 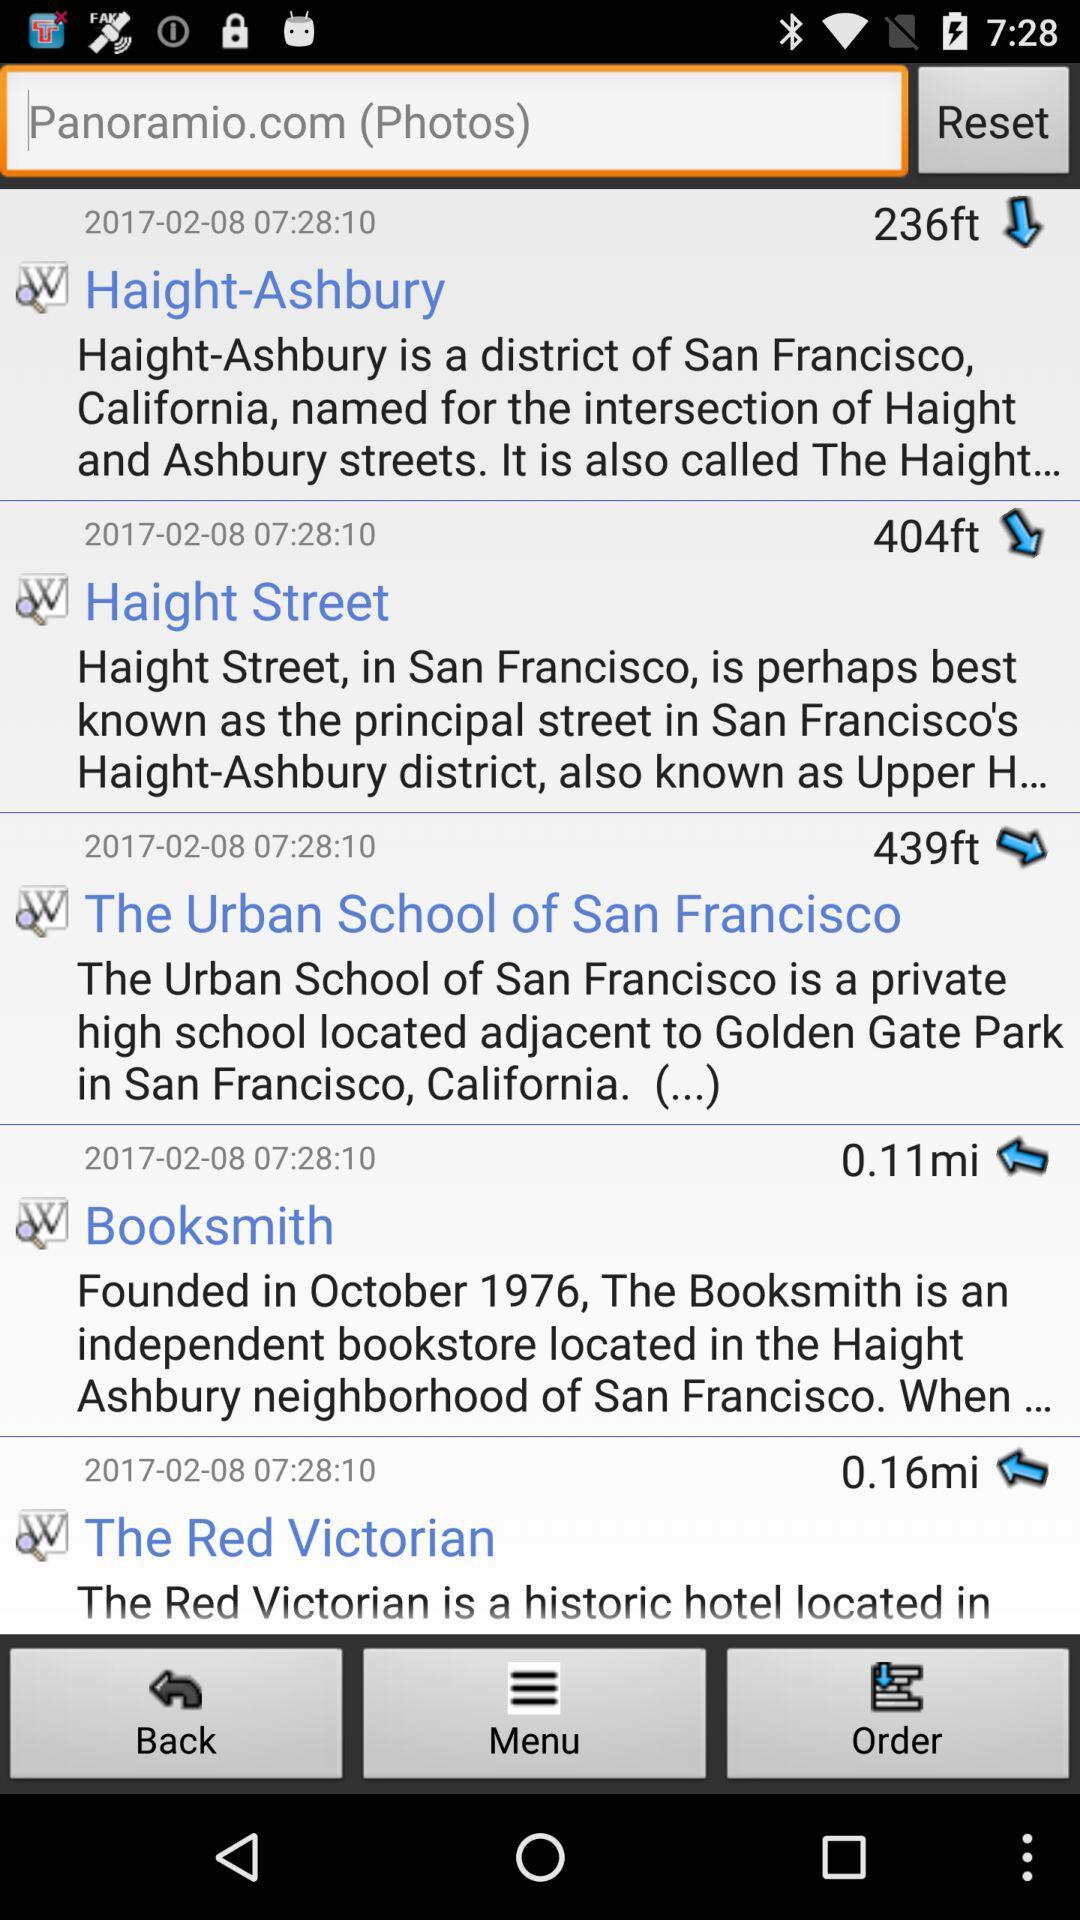 I want to click on the icon next to haight ashbury is, so click(x=18, y=325).